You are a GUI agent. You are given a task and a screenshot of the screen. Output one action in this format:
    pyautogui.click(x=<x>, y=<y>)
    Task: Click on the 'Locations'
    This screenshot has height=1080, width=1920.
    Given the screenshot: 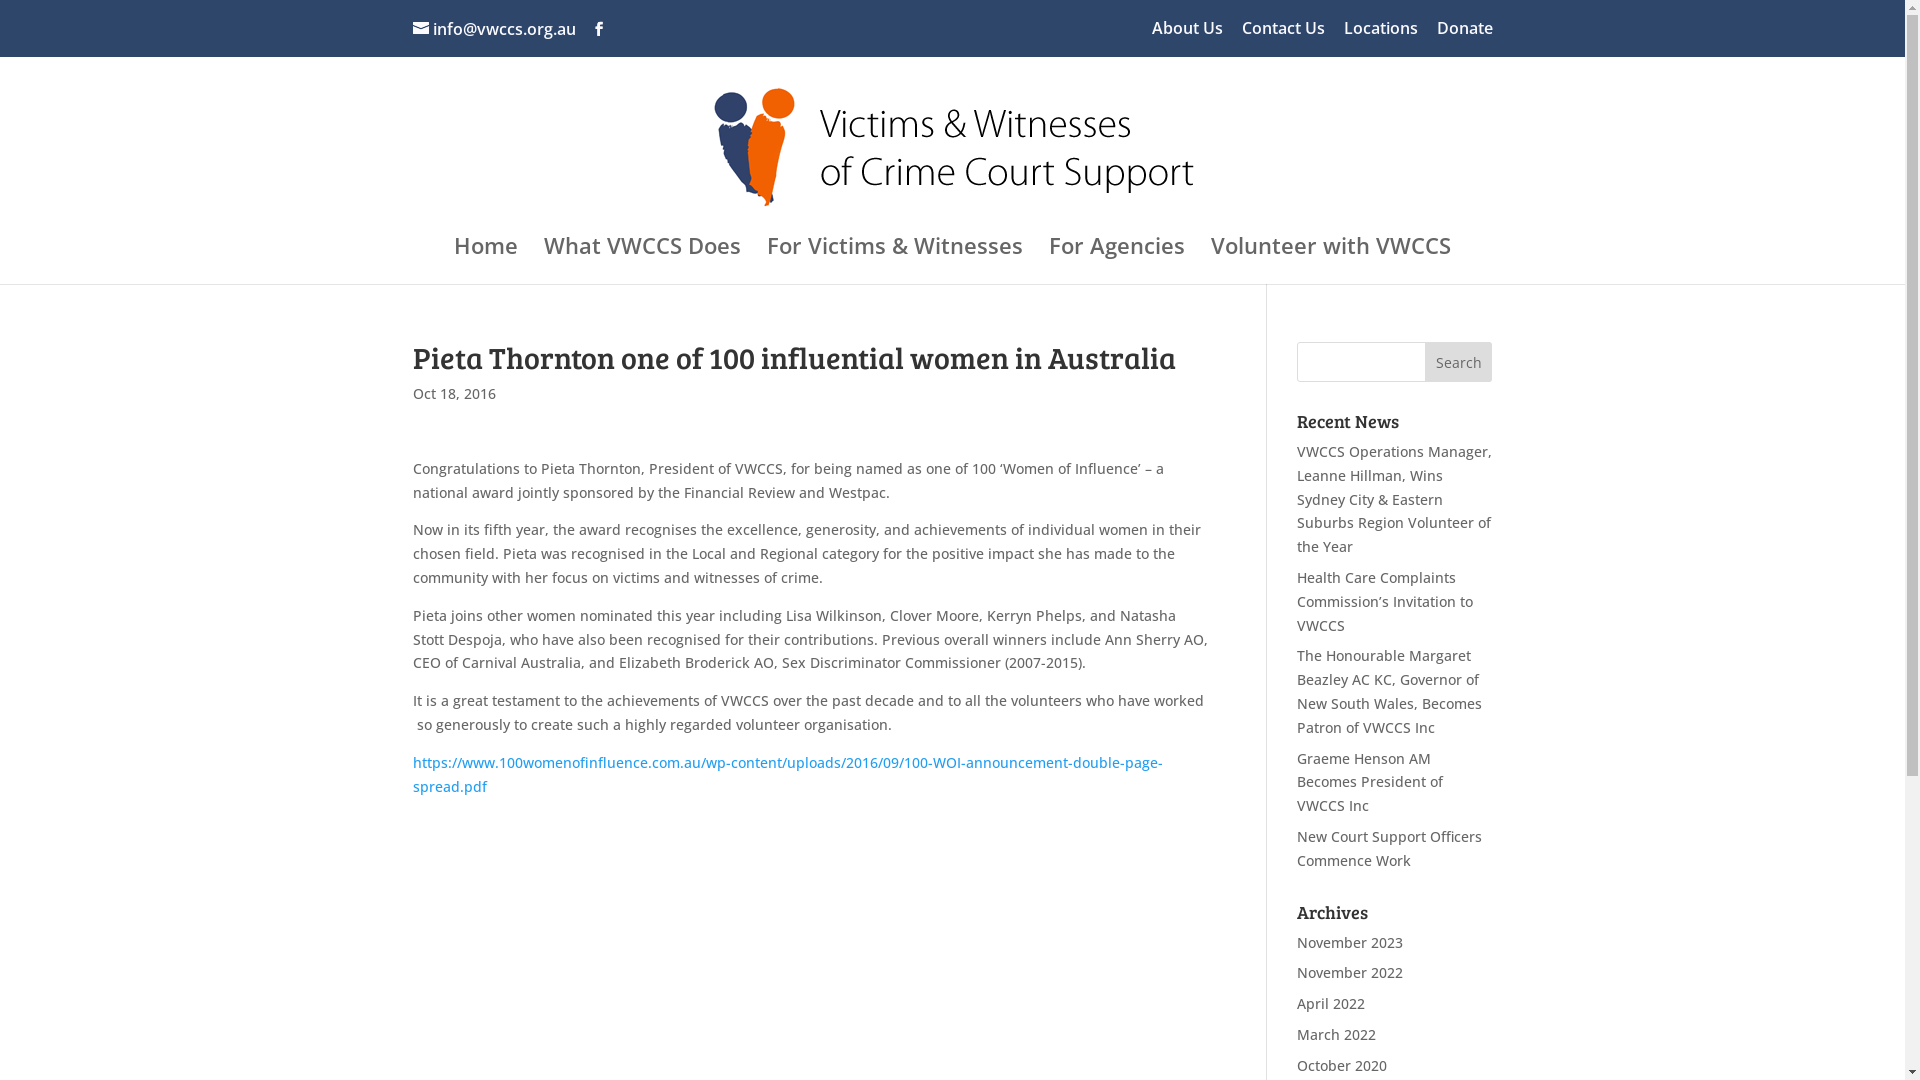 What is the action you would take?
    pyautogui.click(x=1344, y=34)
    